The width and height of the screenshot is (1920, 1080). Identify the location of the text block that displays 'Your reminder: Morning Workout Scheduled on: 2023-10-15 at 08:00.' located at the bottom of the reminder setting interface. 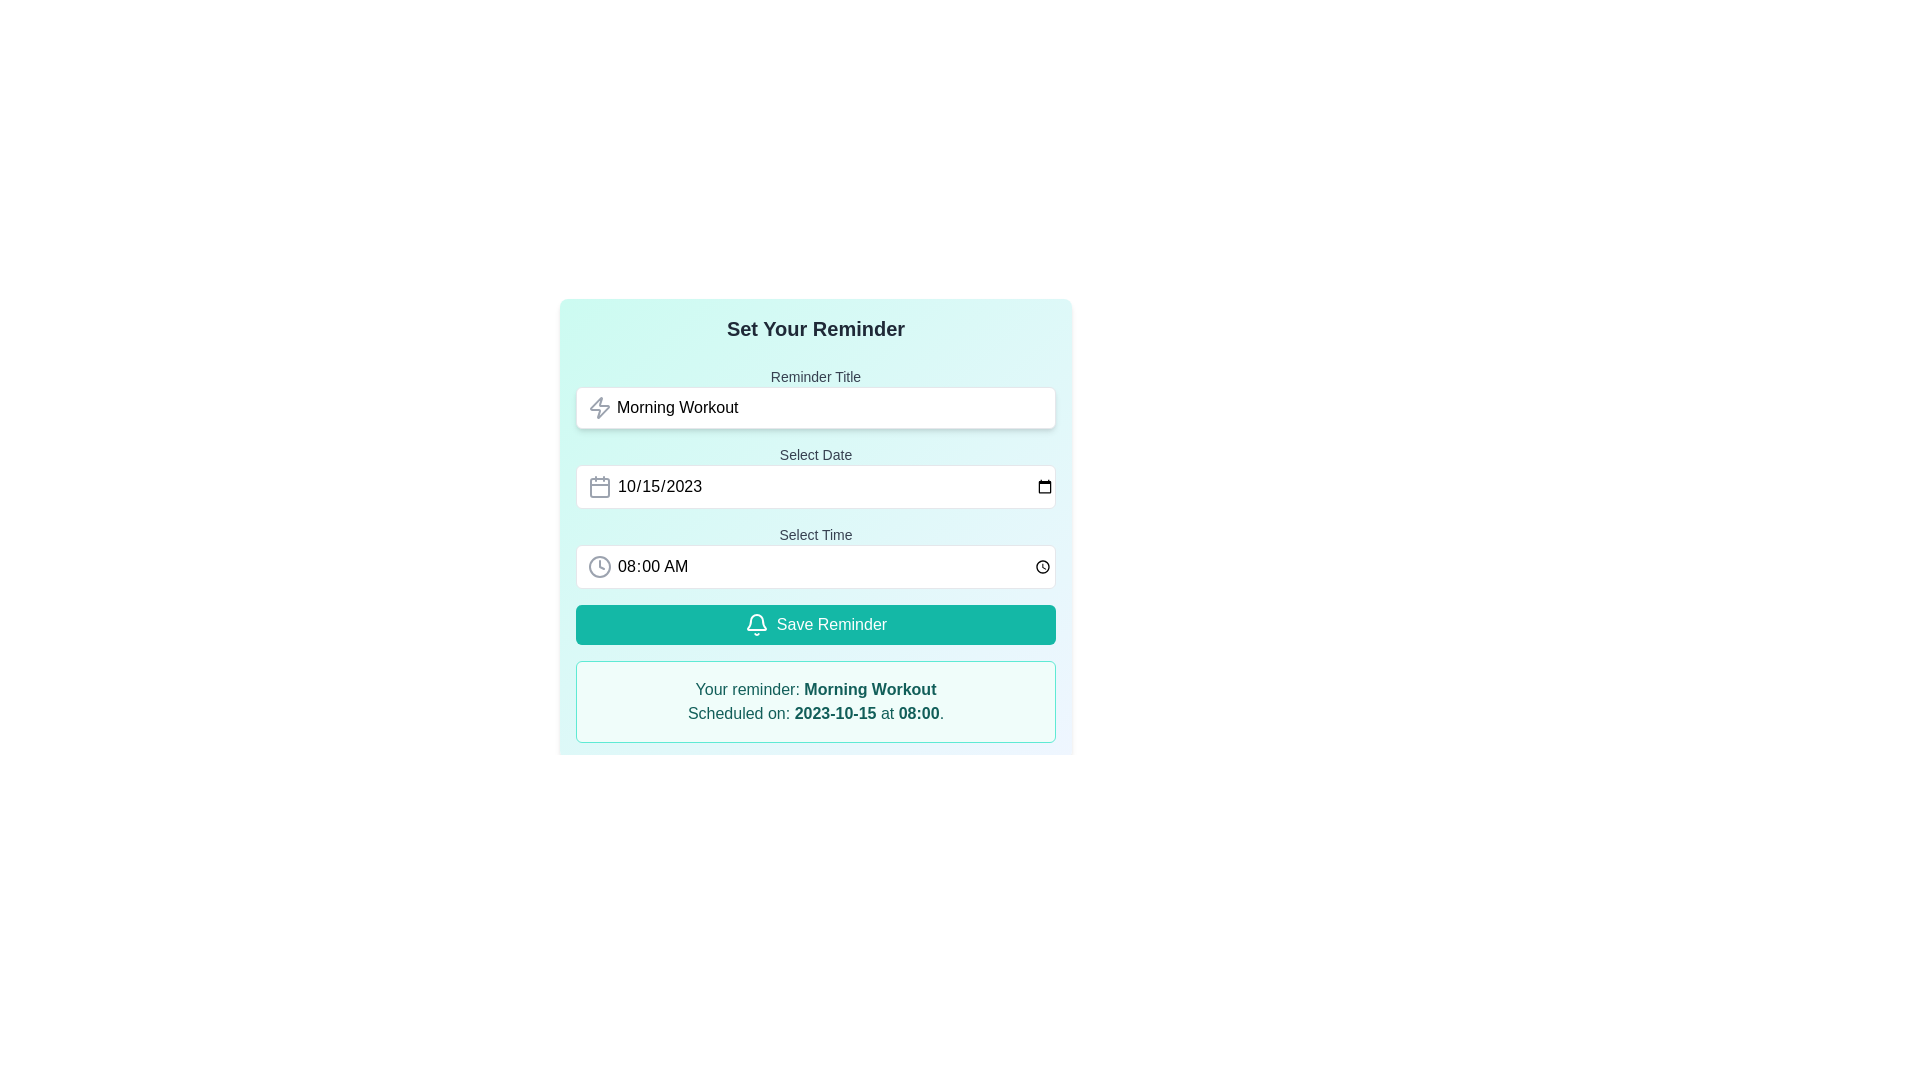
(816, 701).